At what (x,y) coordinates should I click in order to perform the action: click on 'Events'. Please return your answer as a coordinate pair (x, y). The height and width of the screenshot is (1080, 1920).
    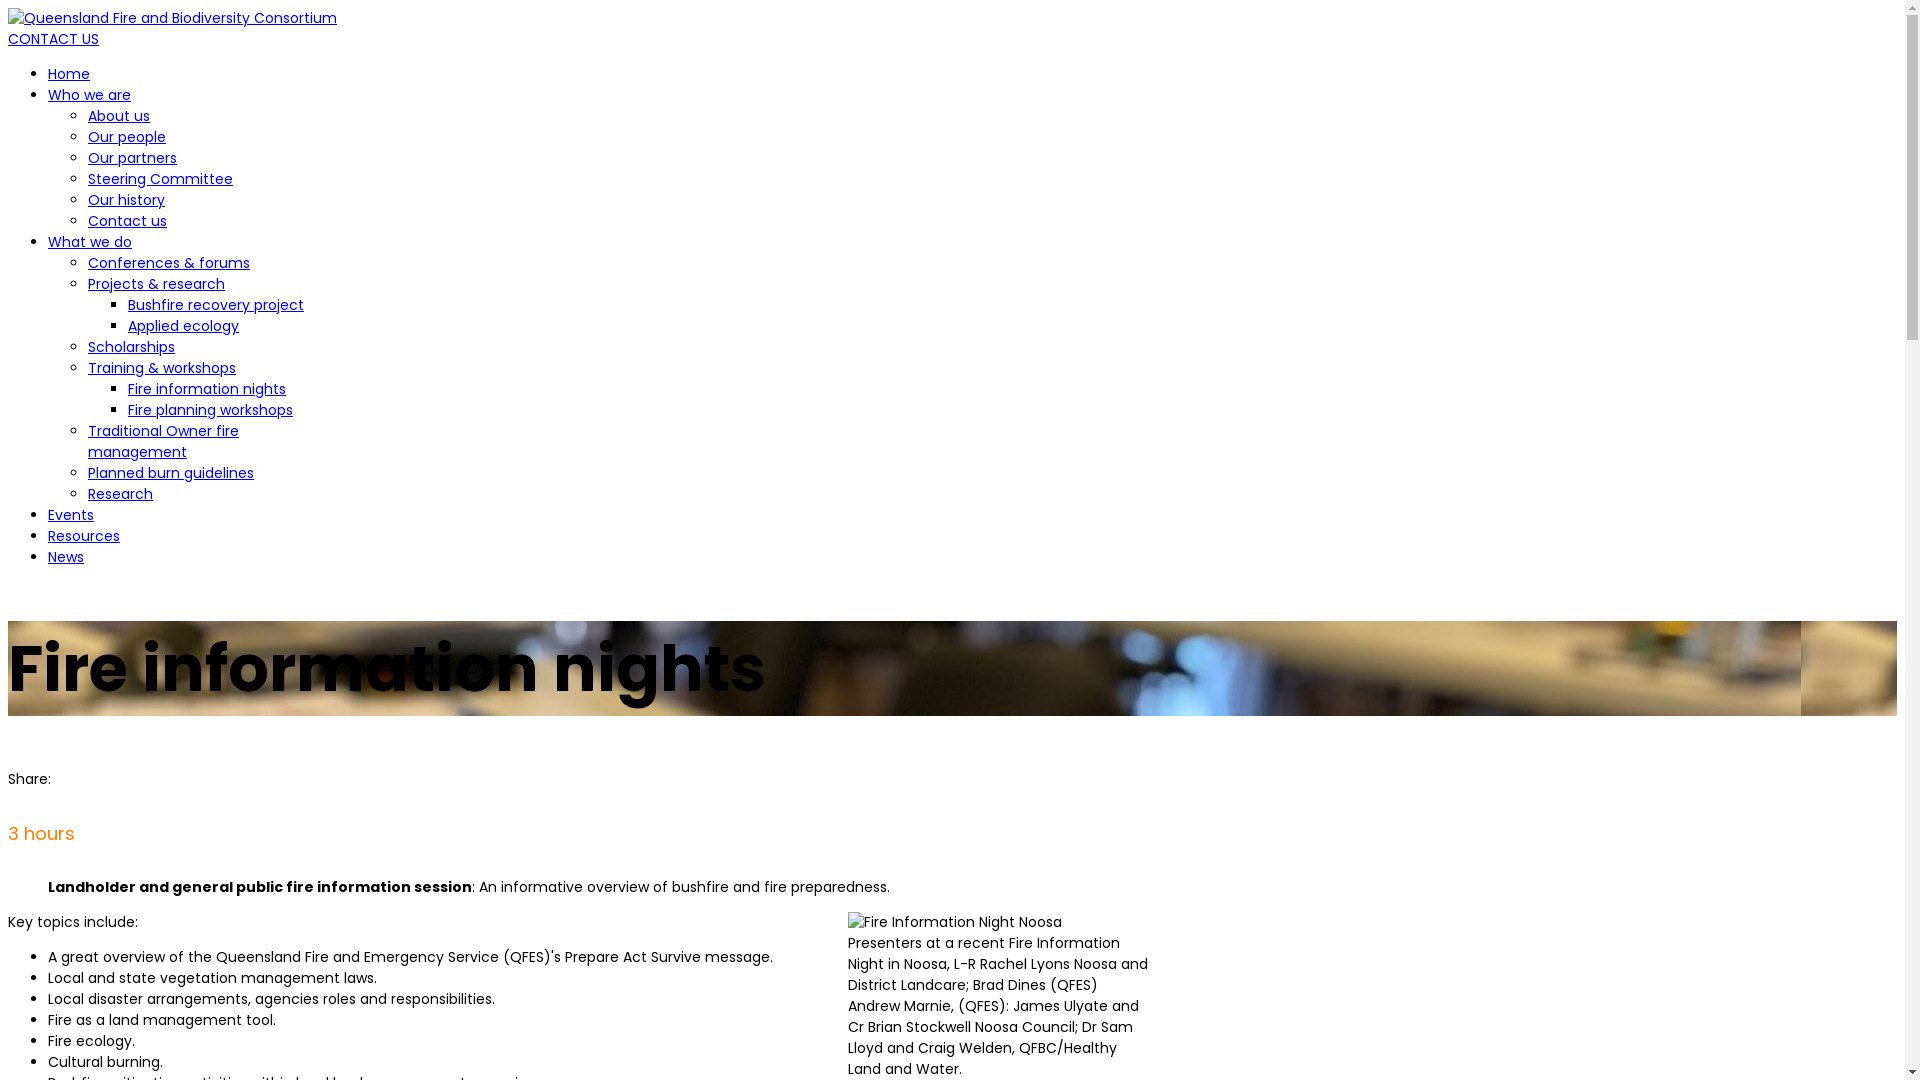
    Looking at the image, I should click on (48, 514).